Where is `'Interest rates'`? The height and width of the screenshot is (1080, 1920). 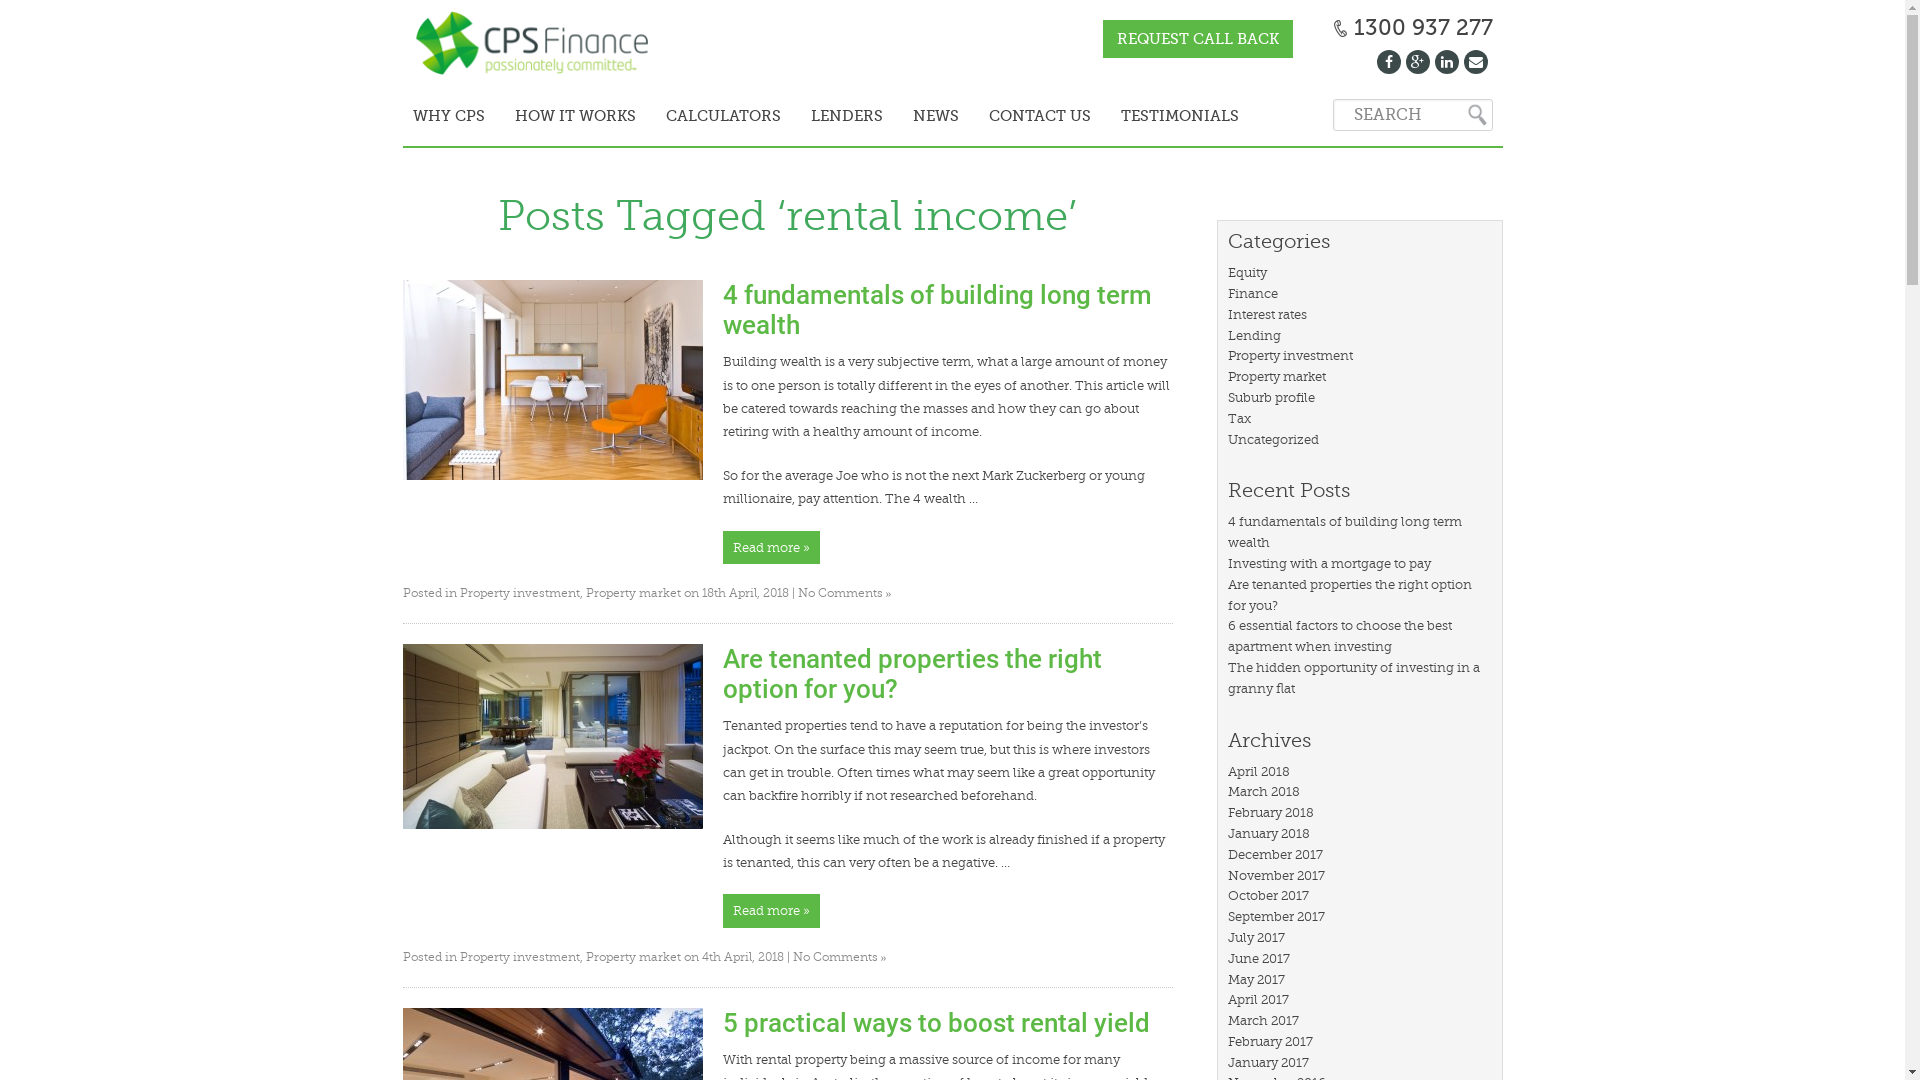
'Interest rates' is located at coordinates (1266, 314).